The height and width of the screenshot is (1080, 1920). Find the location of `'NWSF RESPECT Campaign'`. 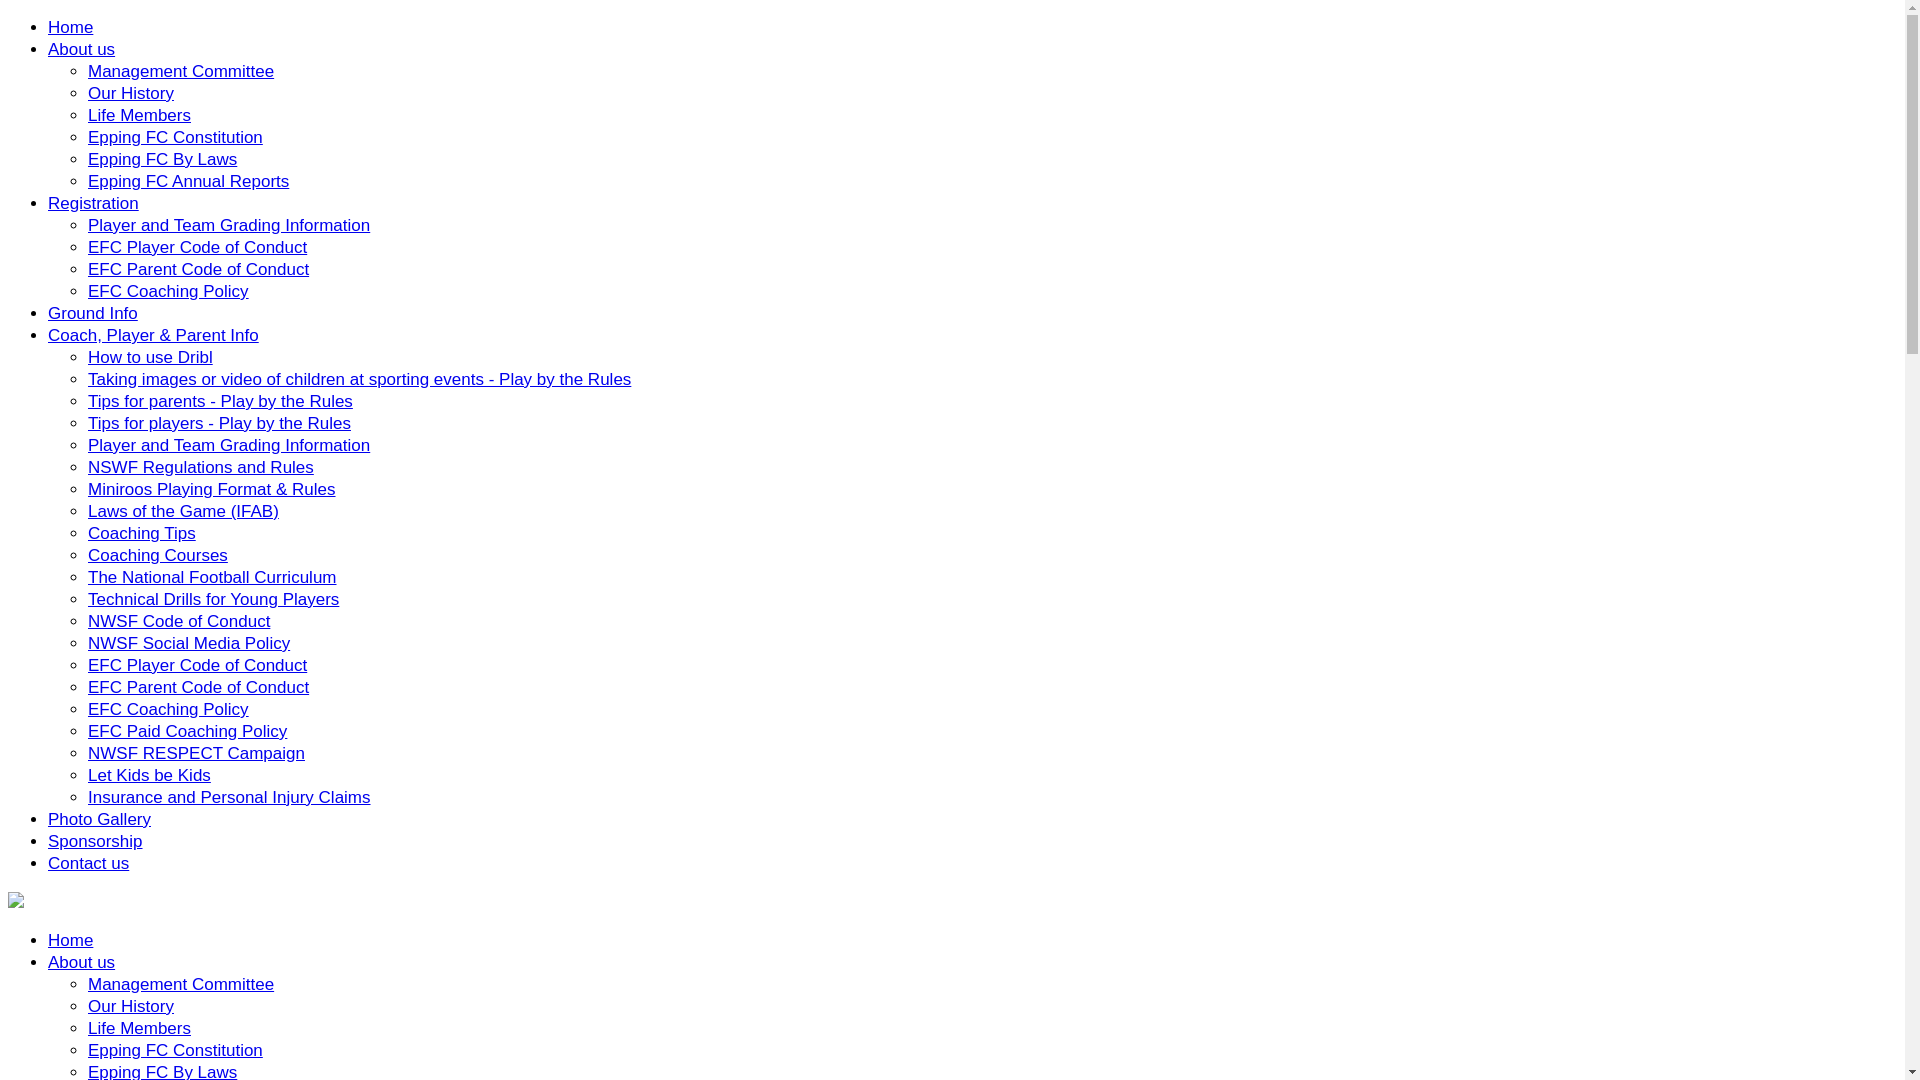

'NWSF RESPECT Campaign' is located at coordinates (86, 753).